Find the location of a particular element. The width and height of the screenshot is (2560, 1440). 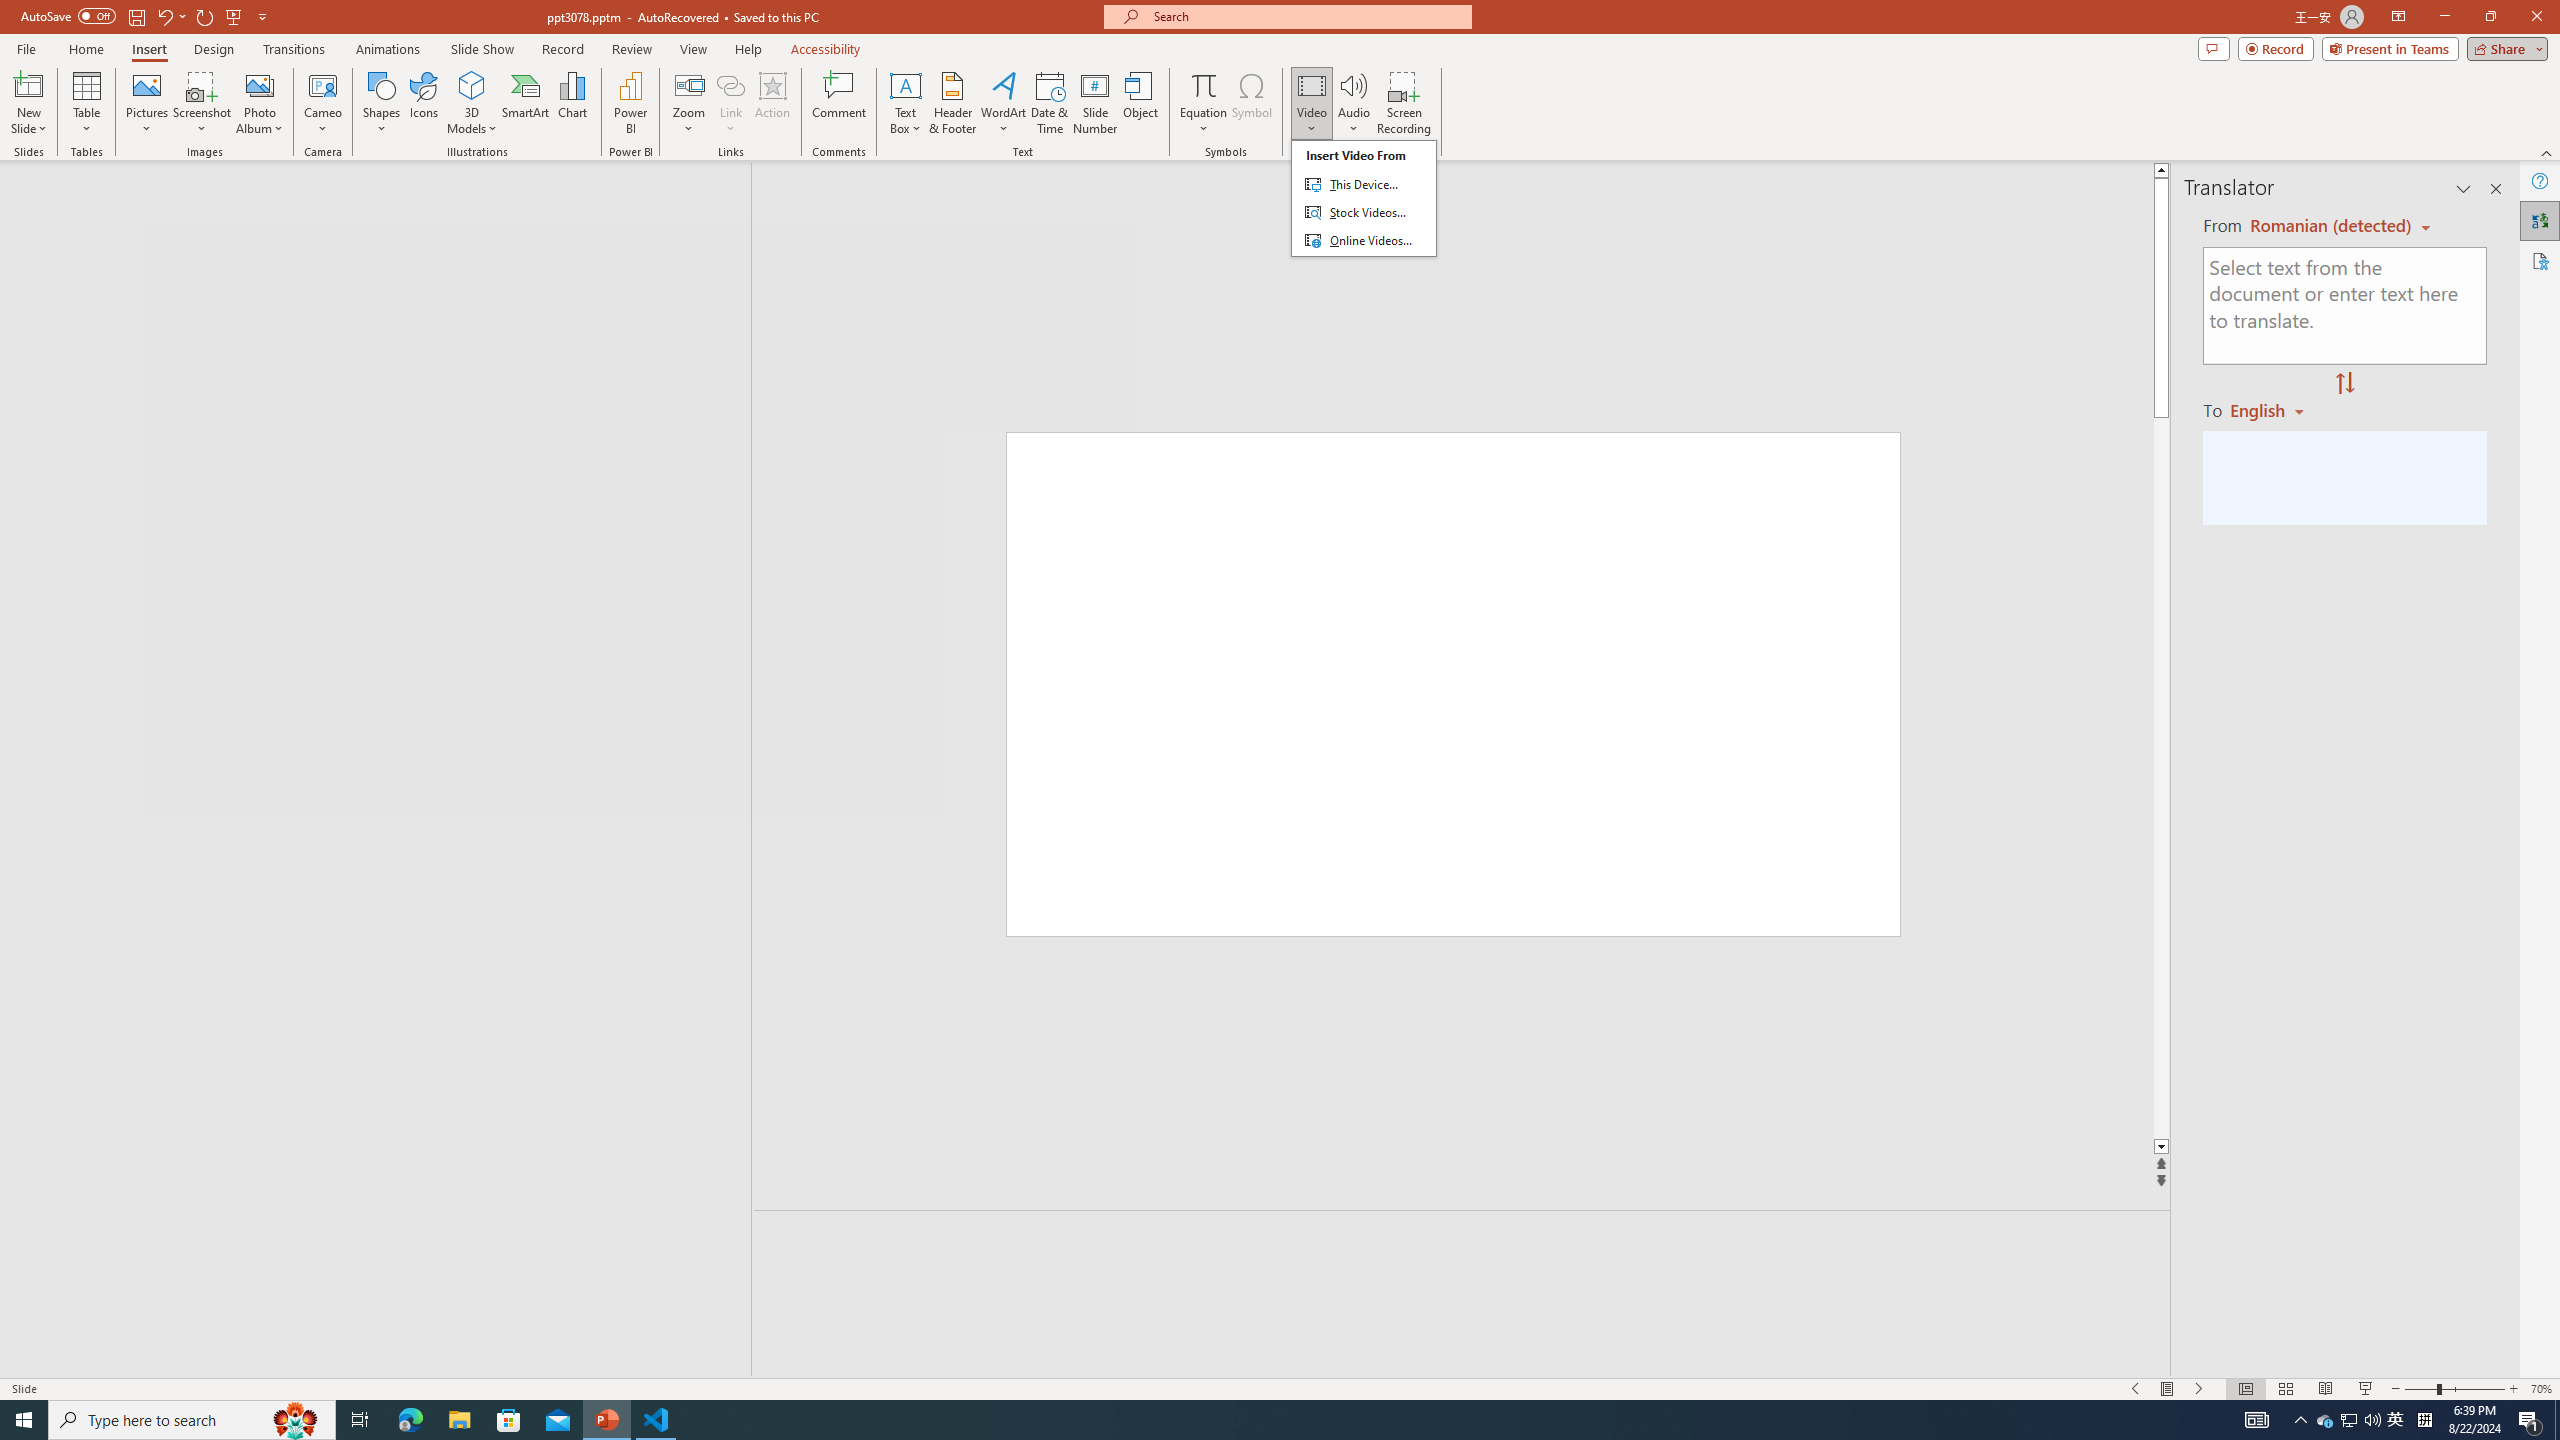

'Comment' is located at coordinates (837, 103).